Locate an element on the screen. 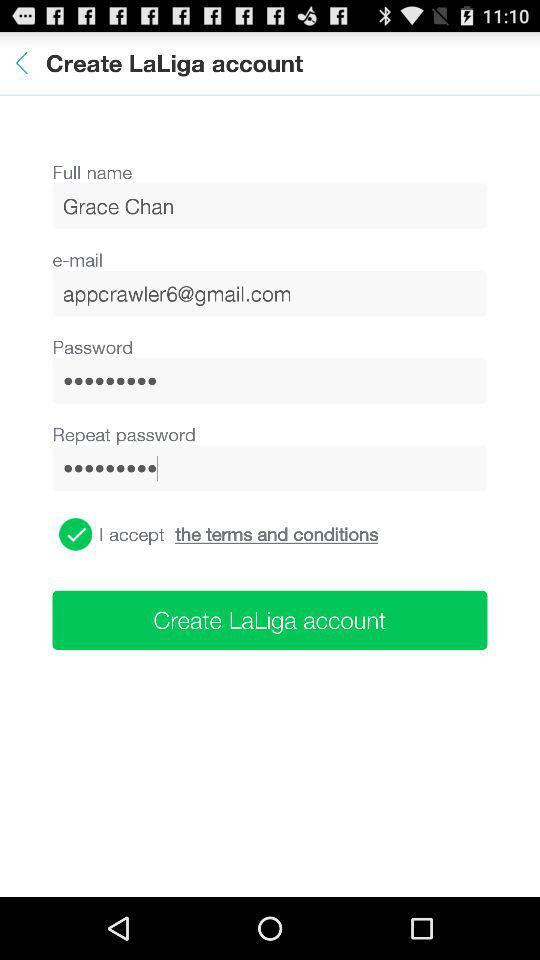 The height and width of the screenshot is (960, 540). icon above the create laliga account icon is located at coordinates (74, 533).